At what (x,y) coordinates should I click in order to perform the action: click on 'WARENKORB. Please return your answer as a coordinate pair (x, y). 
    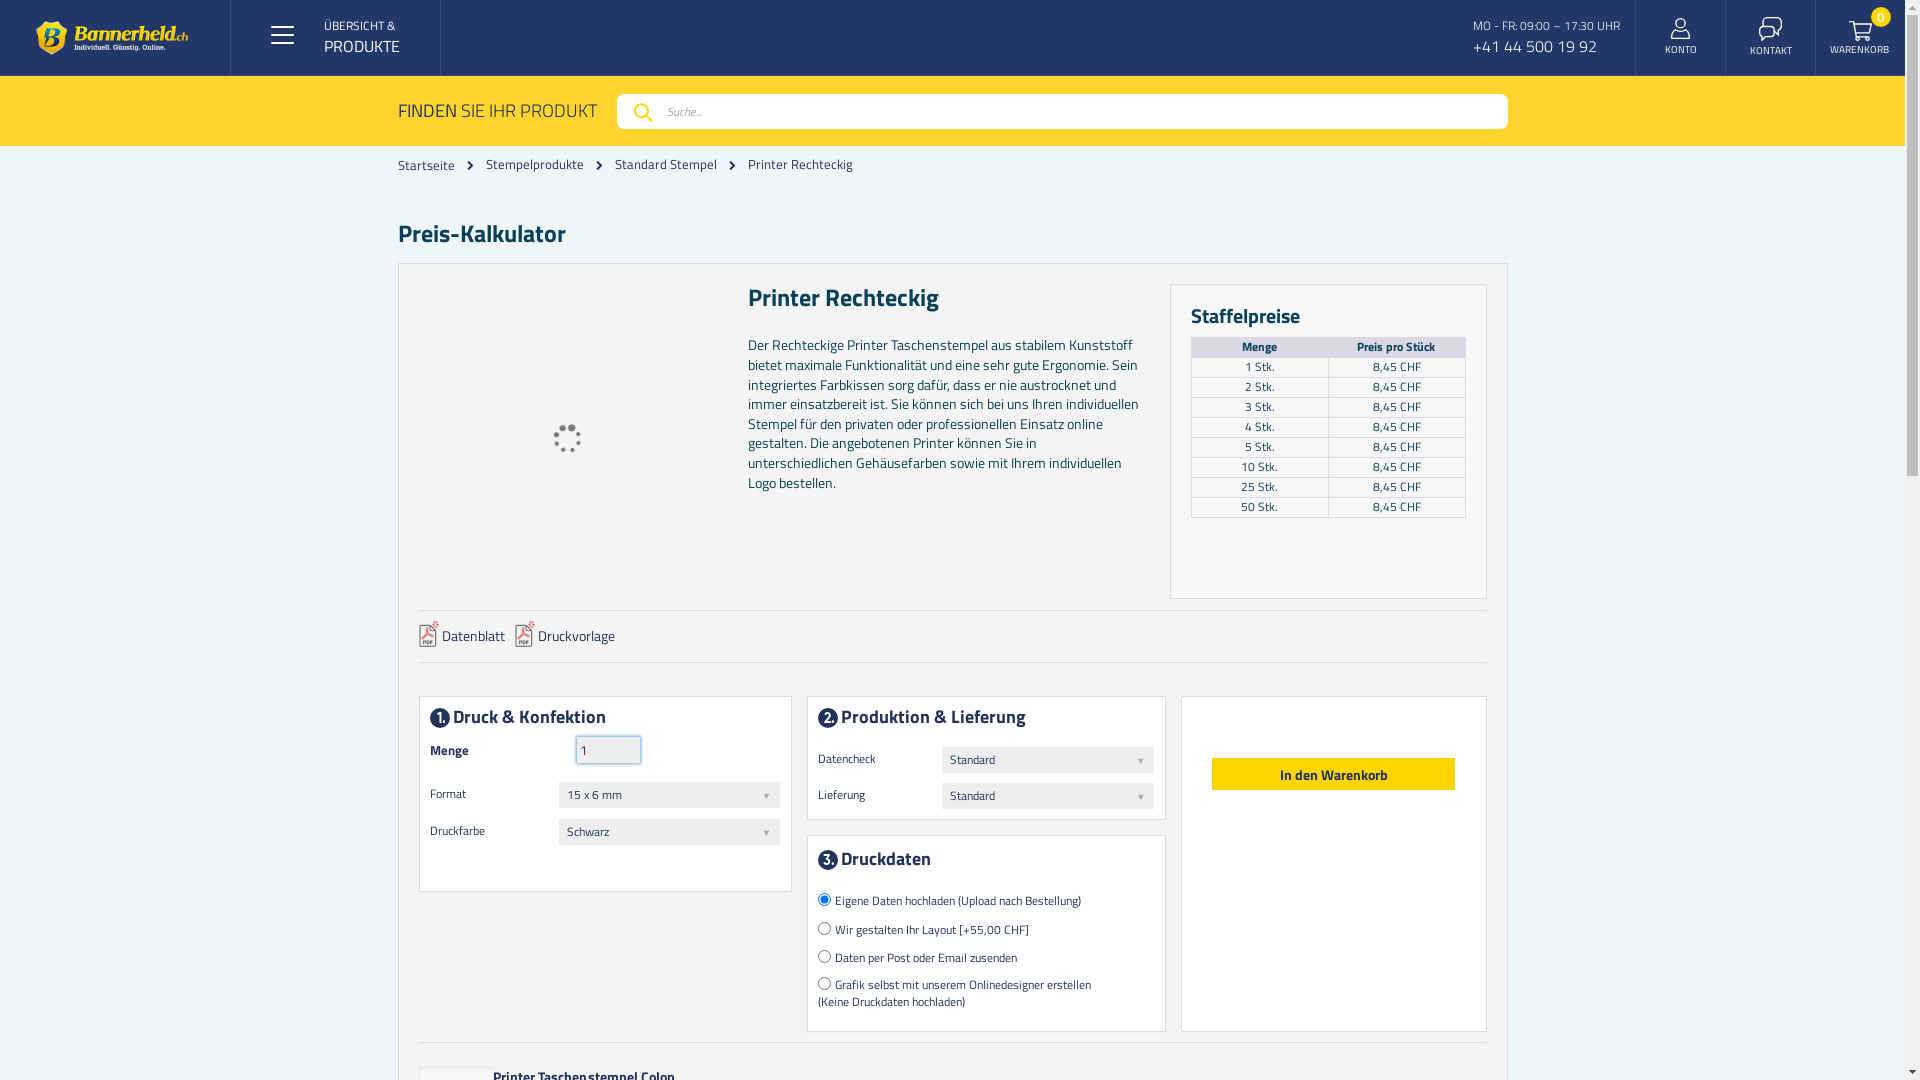
    Looking at the image, I should click on (1860, 37).